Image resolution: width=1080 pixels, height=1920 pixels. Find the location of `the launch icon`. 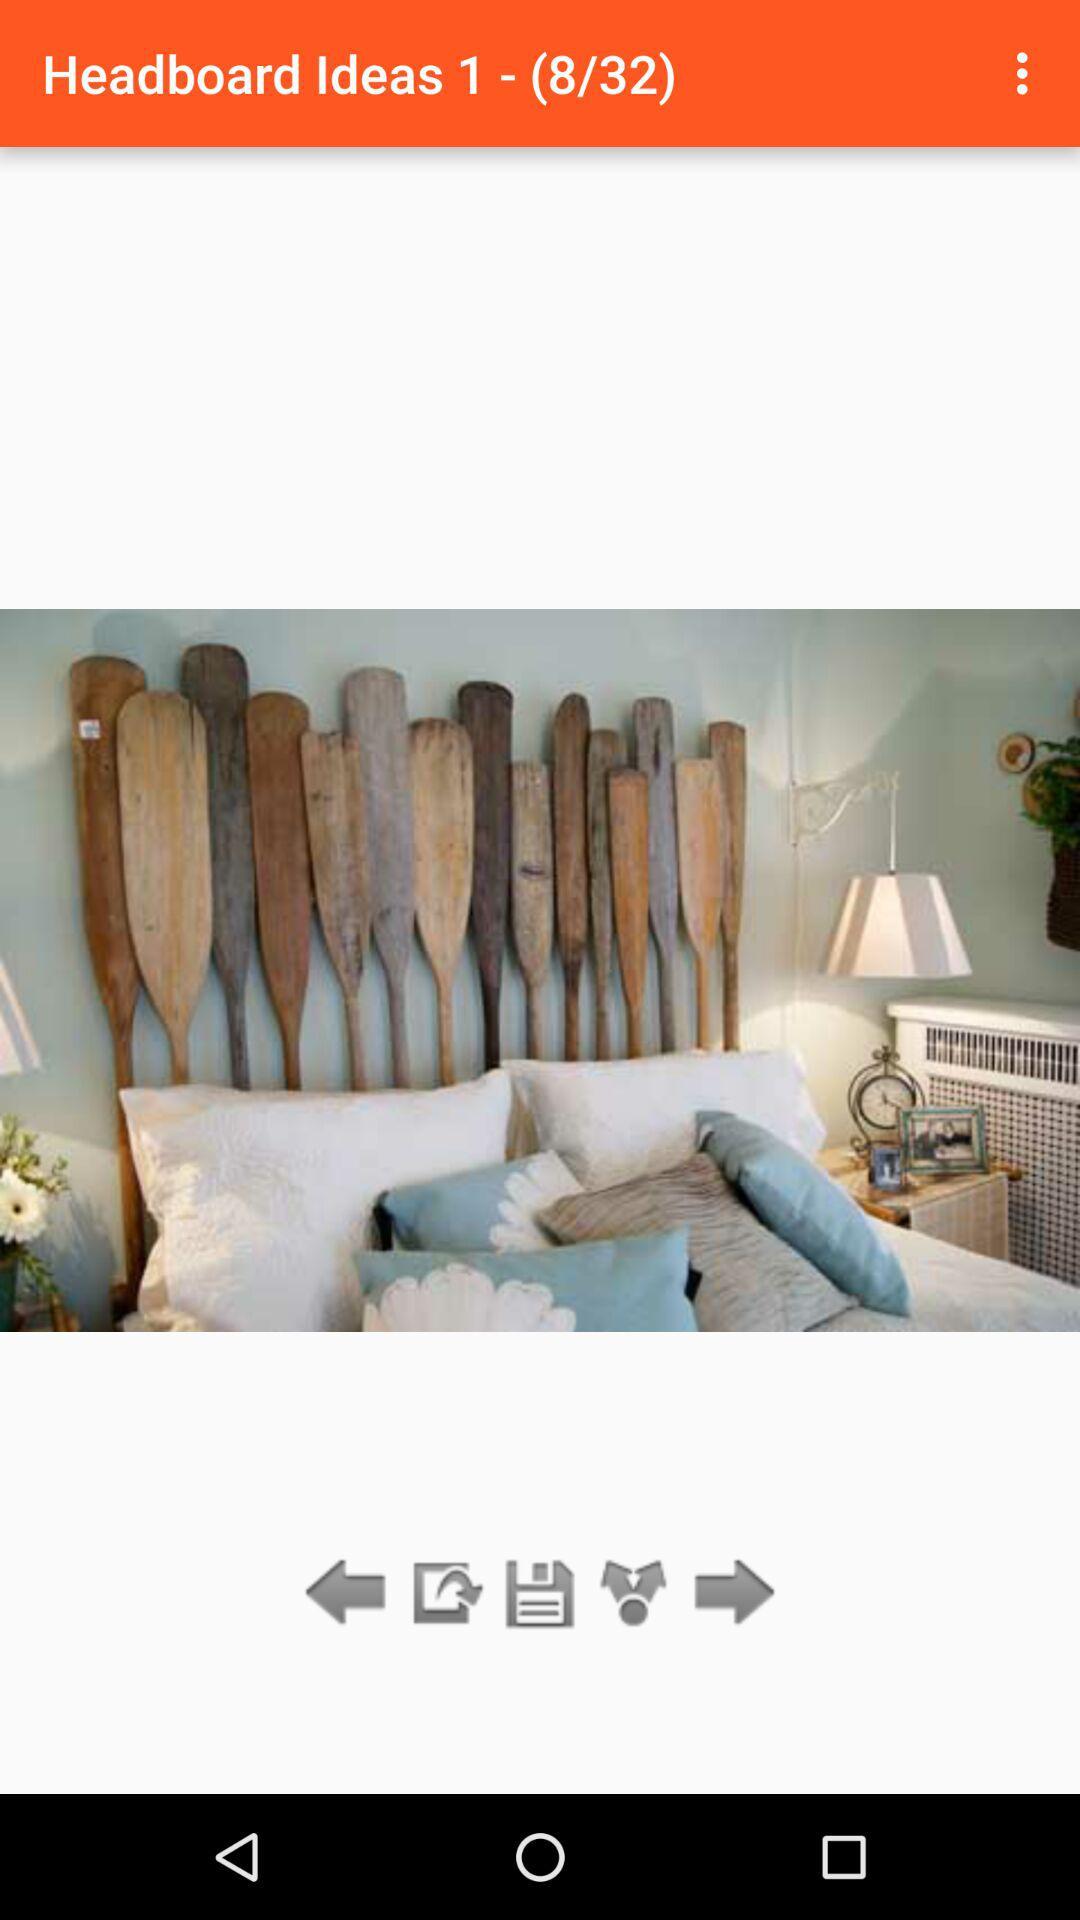

the launch icon is located at coordinates (444, 1593).